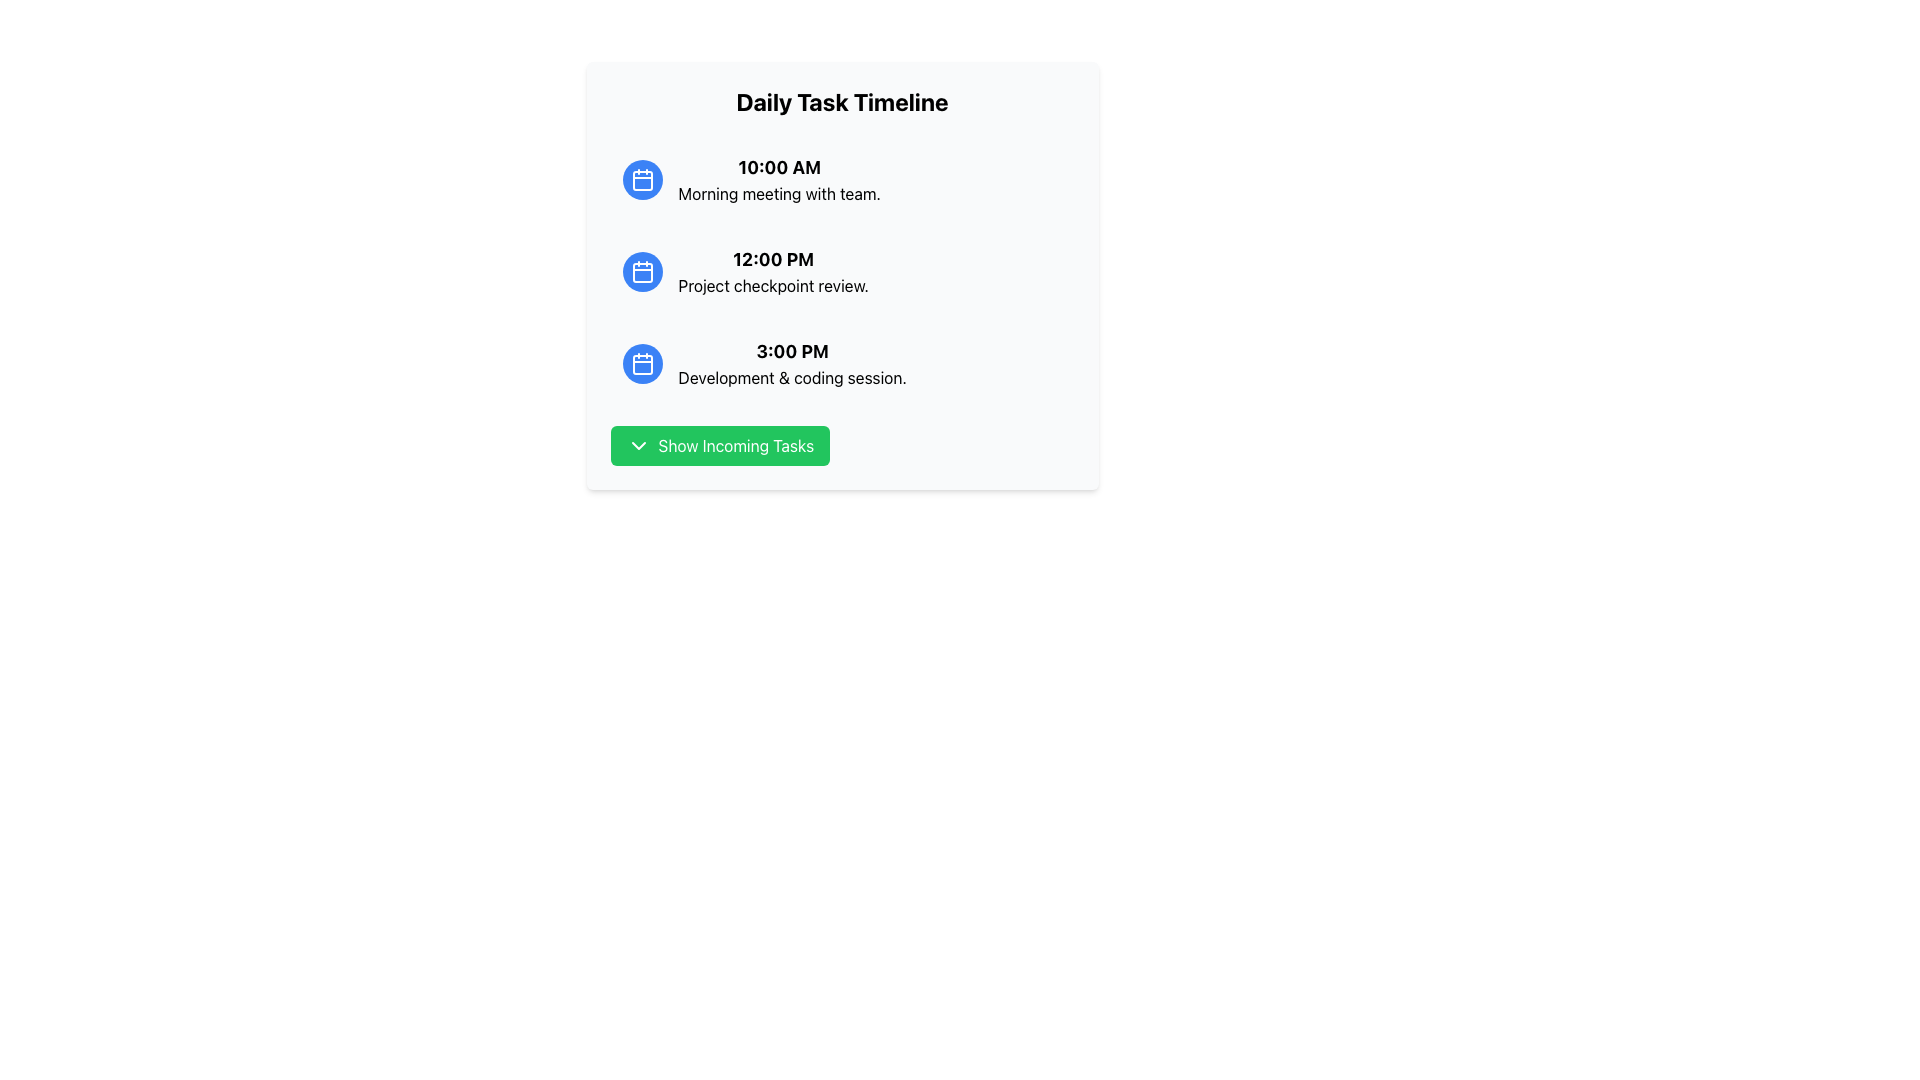 Image resolution: width=1920 pixels, height=1080 pixels. I want to click on text from the bold, large font static text block titled 'Daily Task Timeline' located at the top of the light gray panel, so click(842, 101).